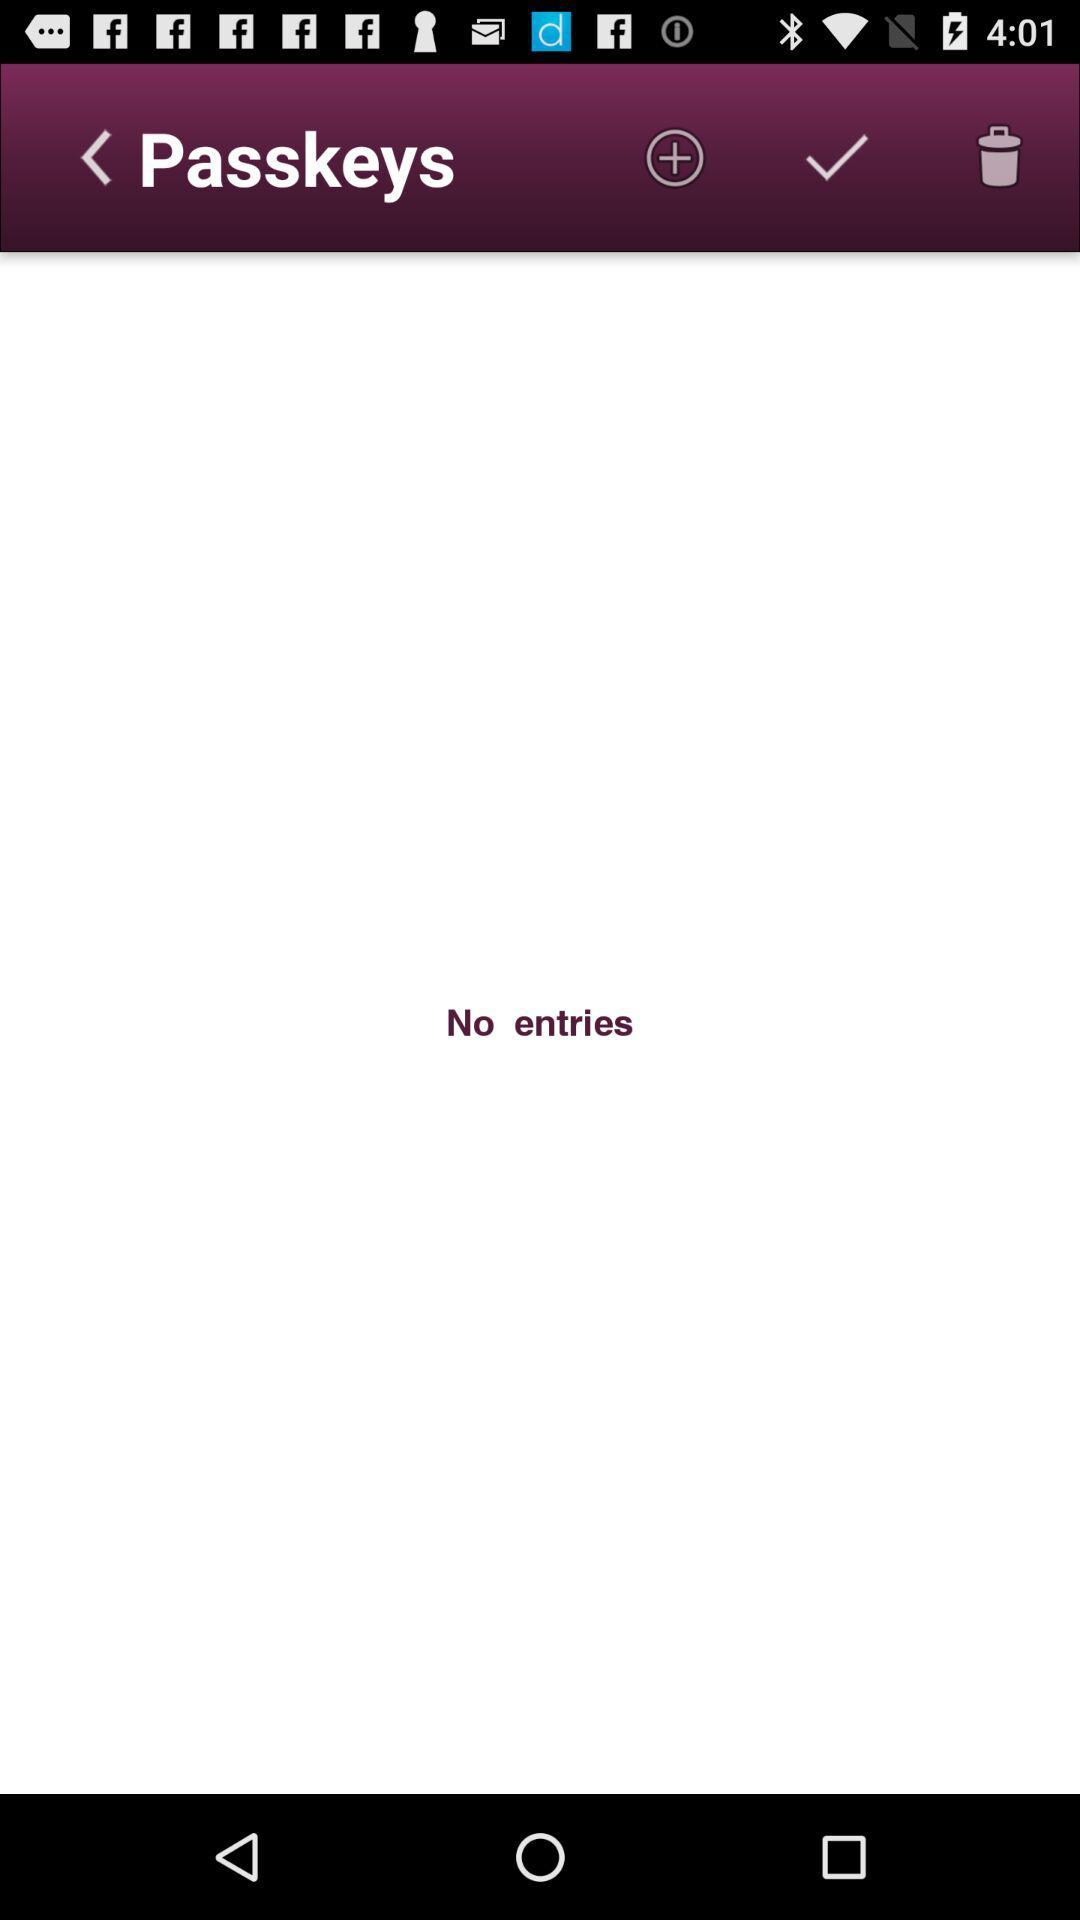 Image resolution: width=1080 pixels, height=1920 pixels. I want to click on passkey, so click(675, 156).